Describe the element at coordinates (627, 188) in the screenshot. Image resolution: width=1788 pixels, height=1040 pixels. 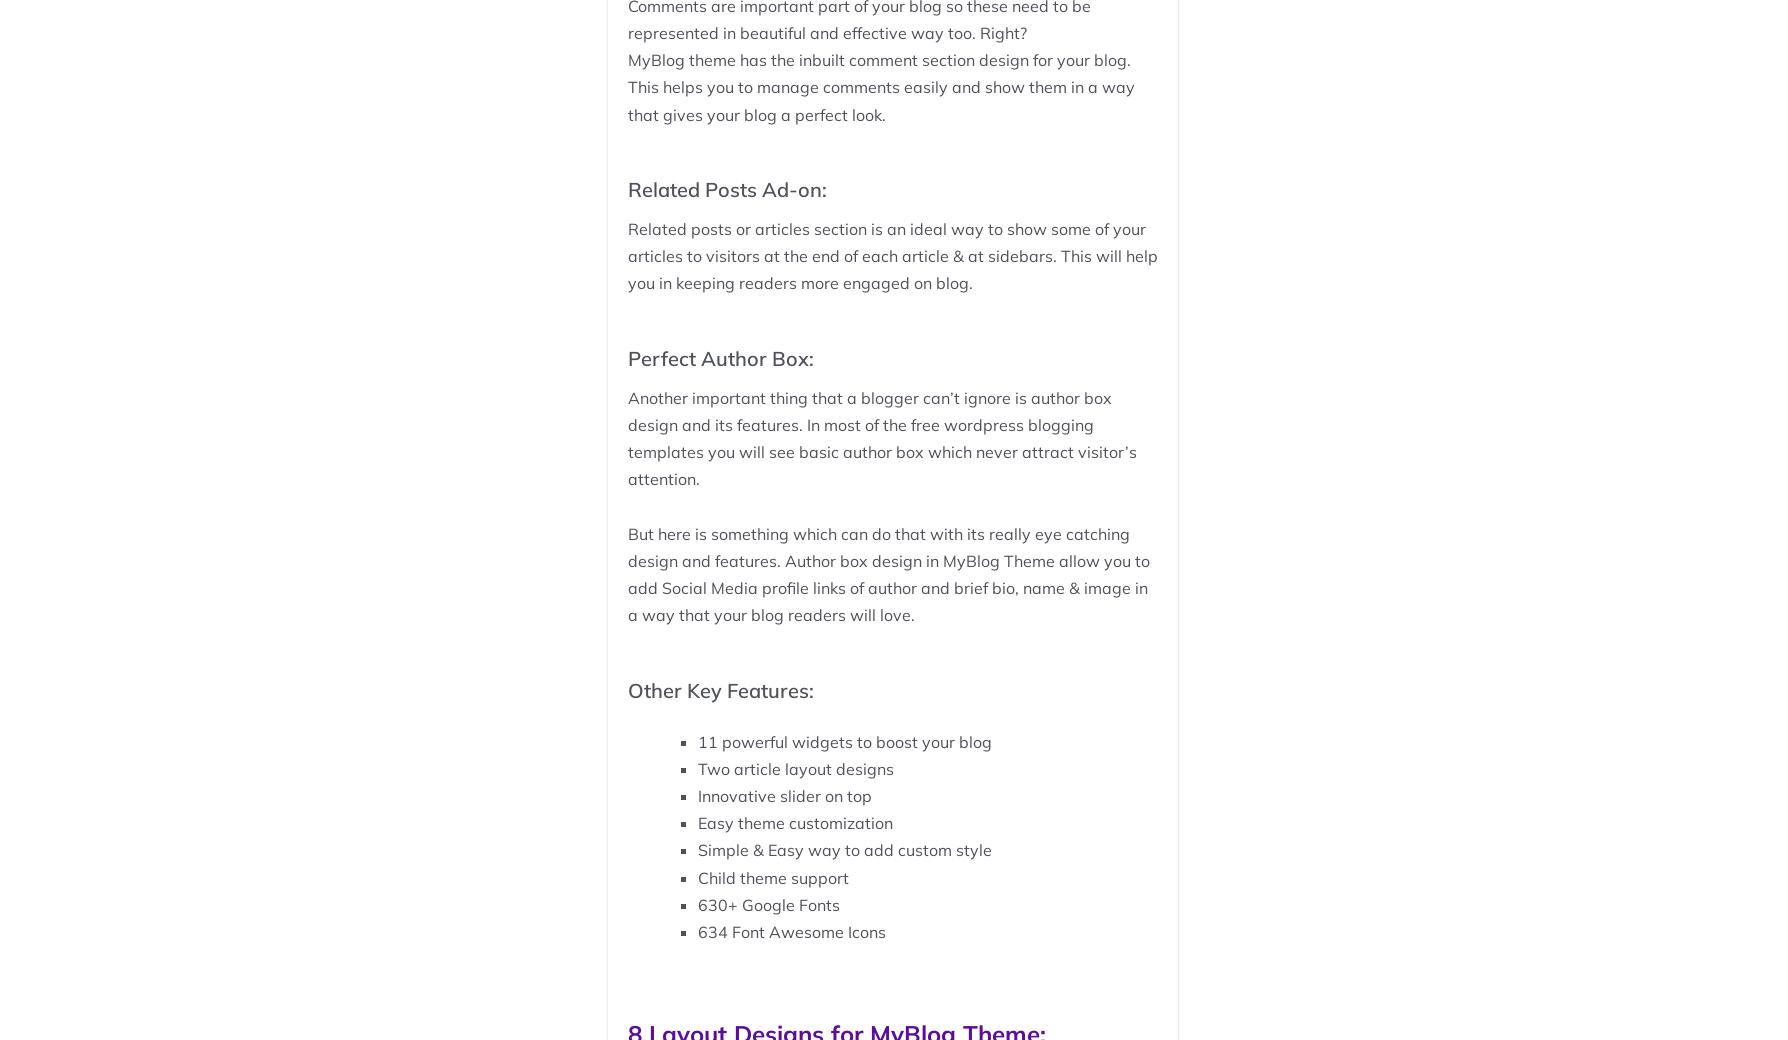
I see `'Related Posts Ad-on:'` at that location.